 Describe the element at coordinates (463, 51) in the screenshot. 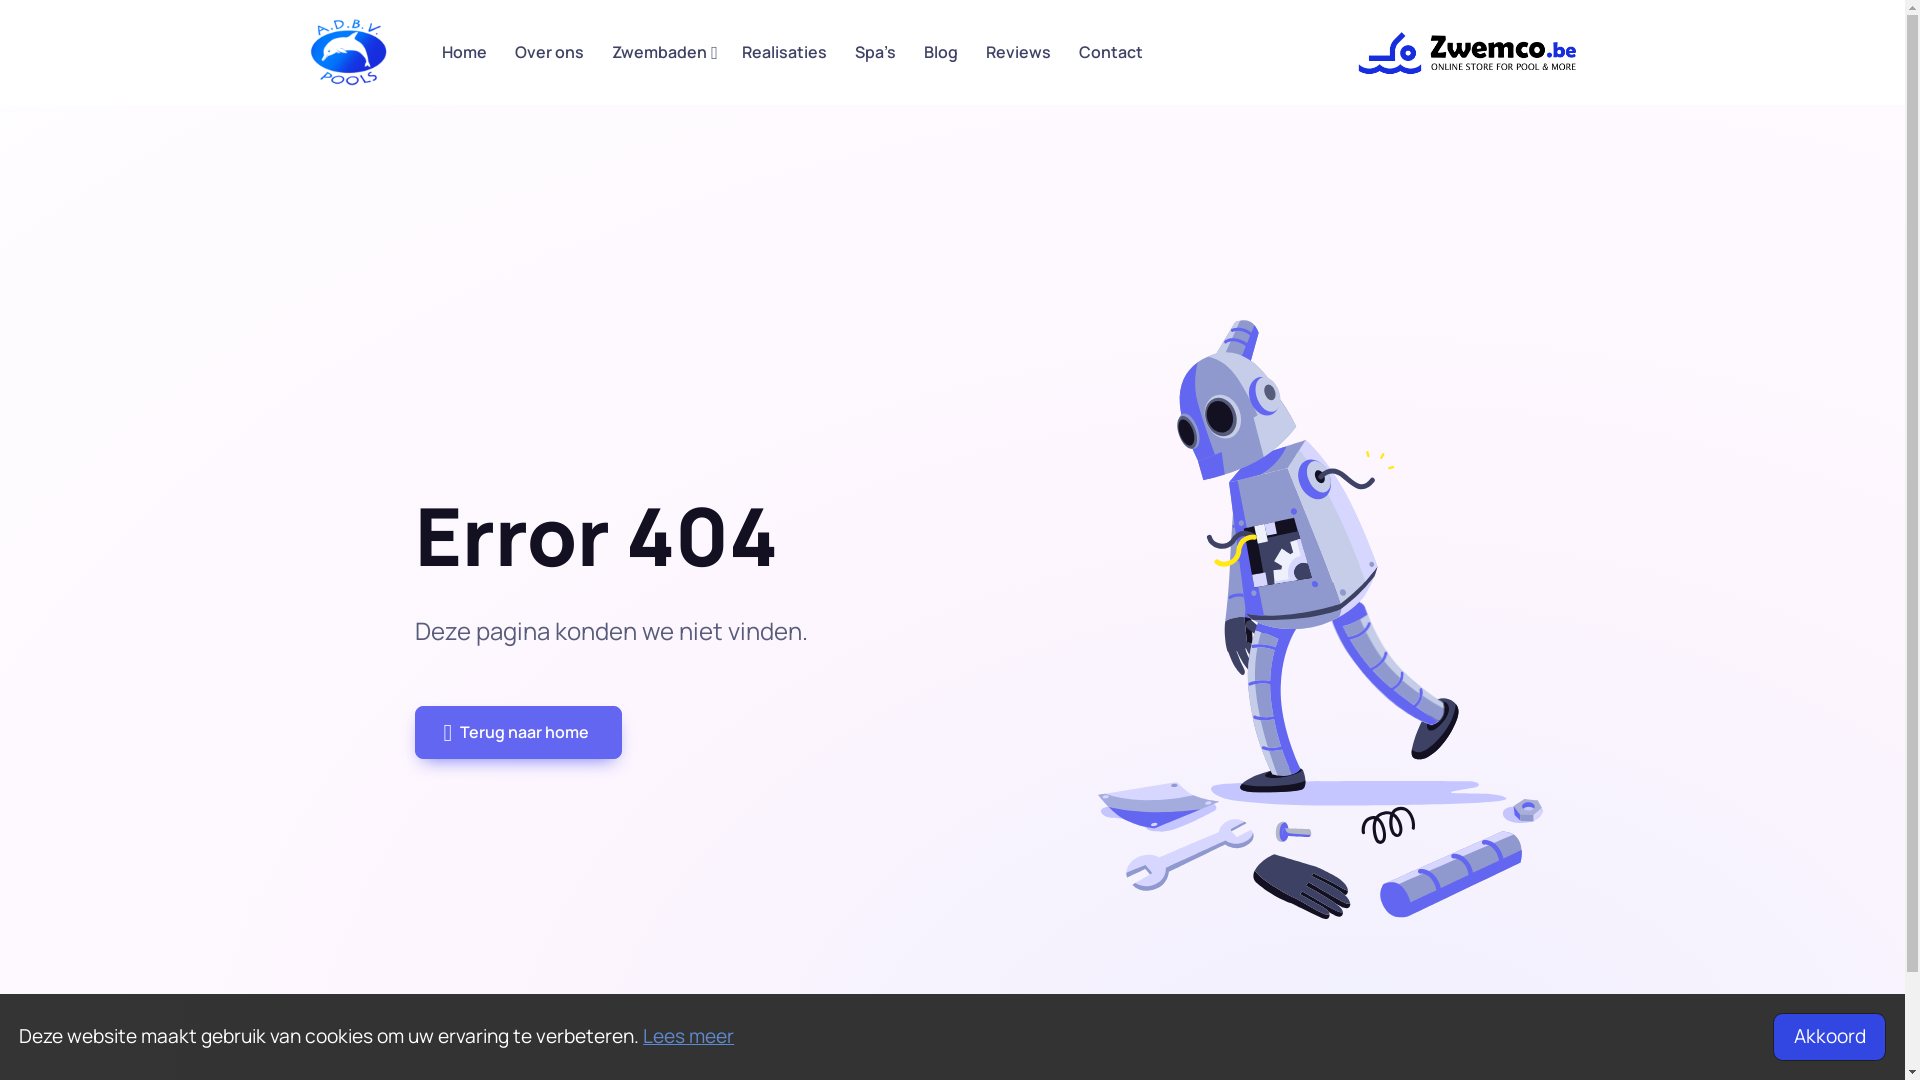

I see `'Home'` at that location.